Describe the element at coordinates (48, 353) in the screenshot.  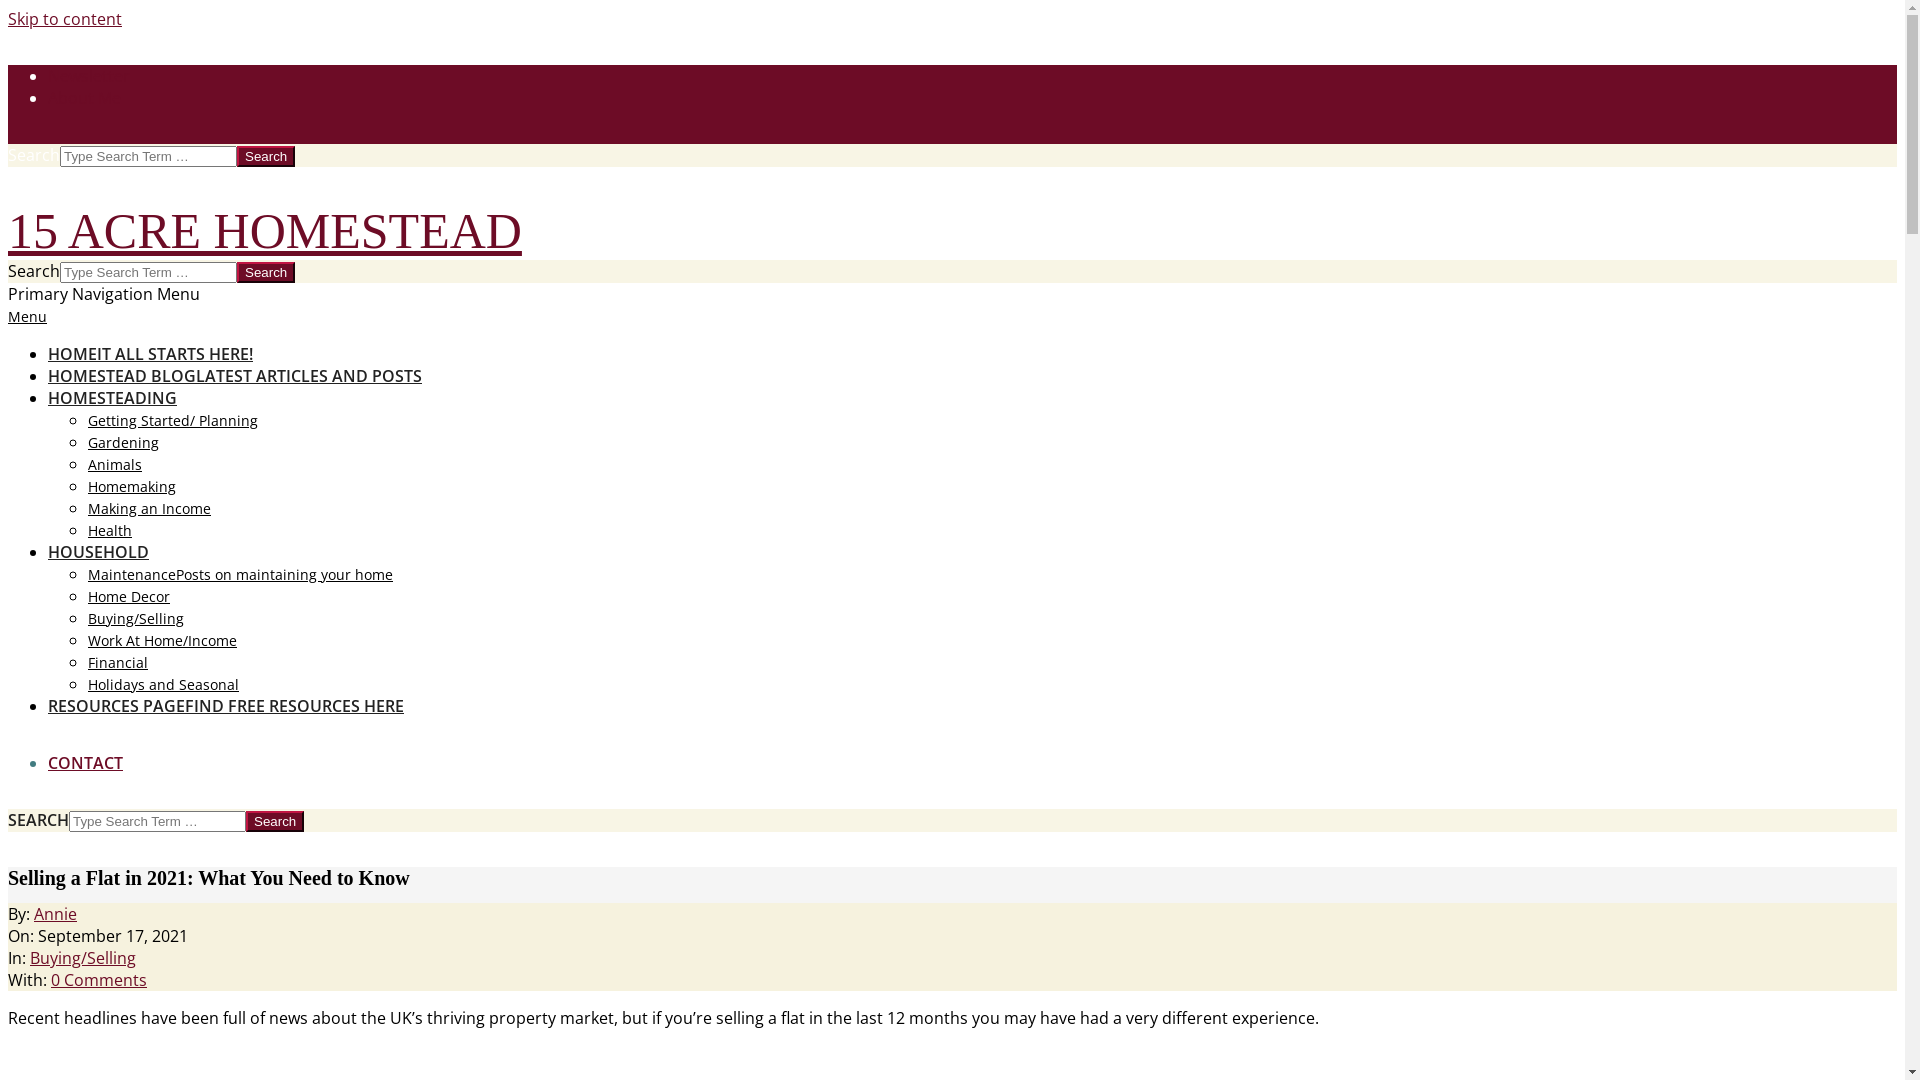
I see `'HOMEIT ALL STARTS HERE!'` at that location.